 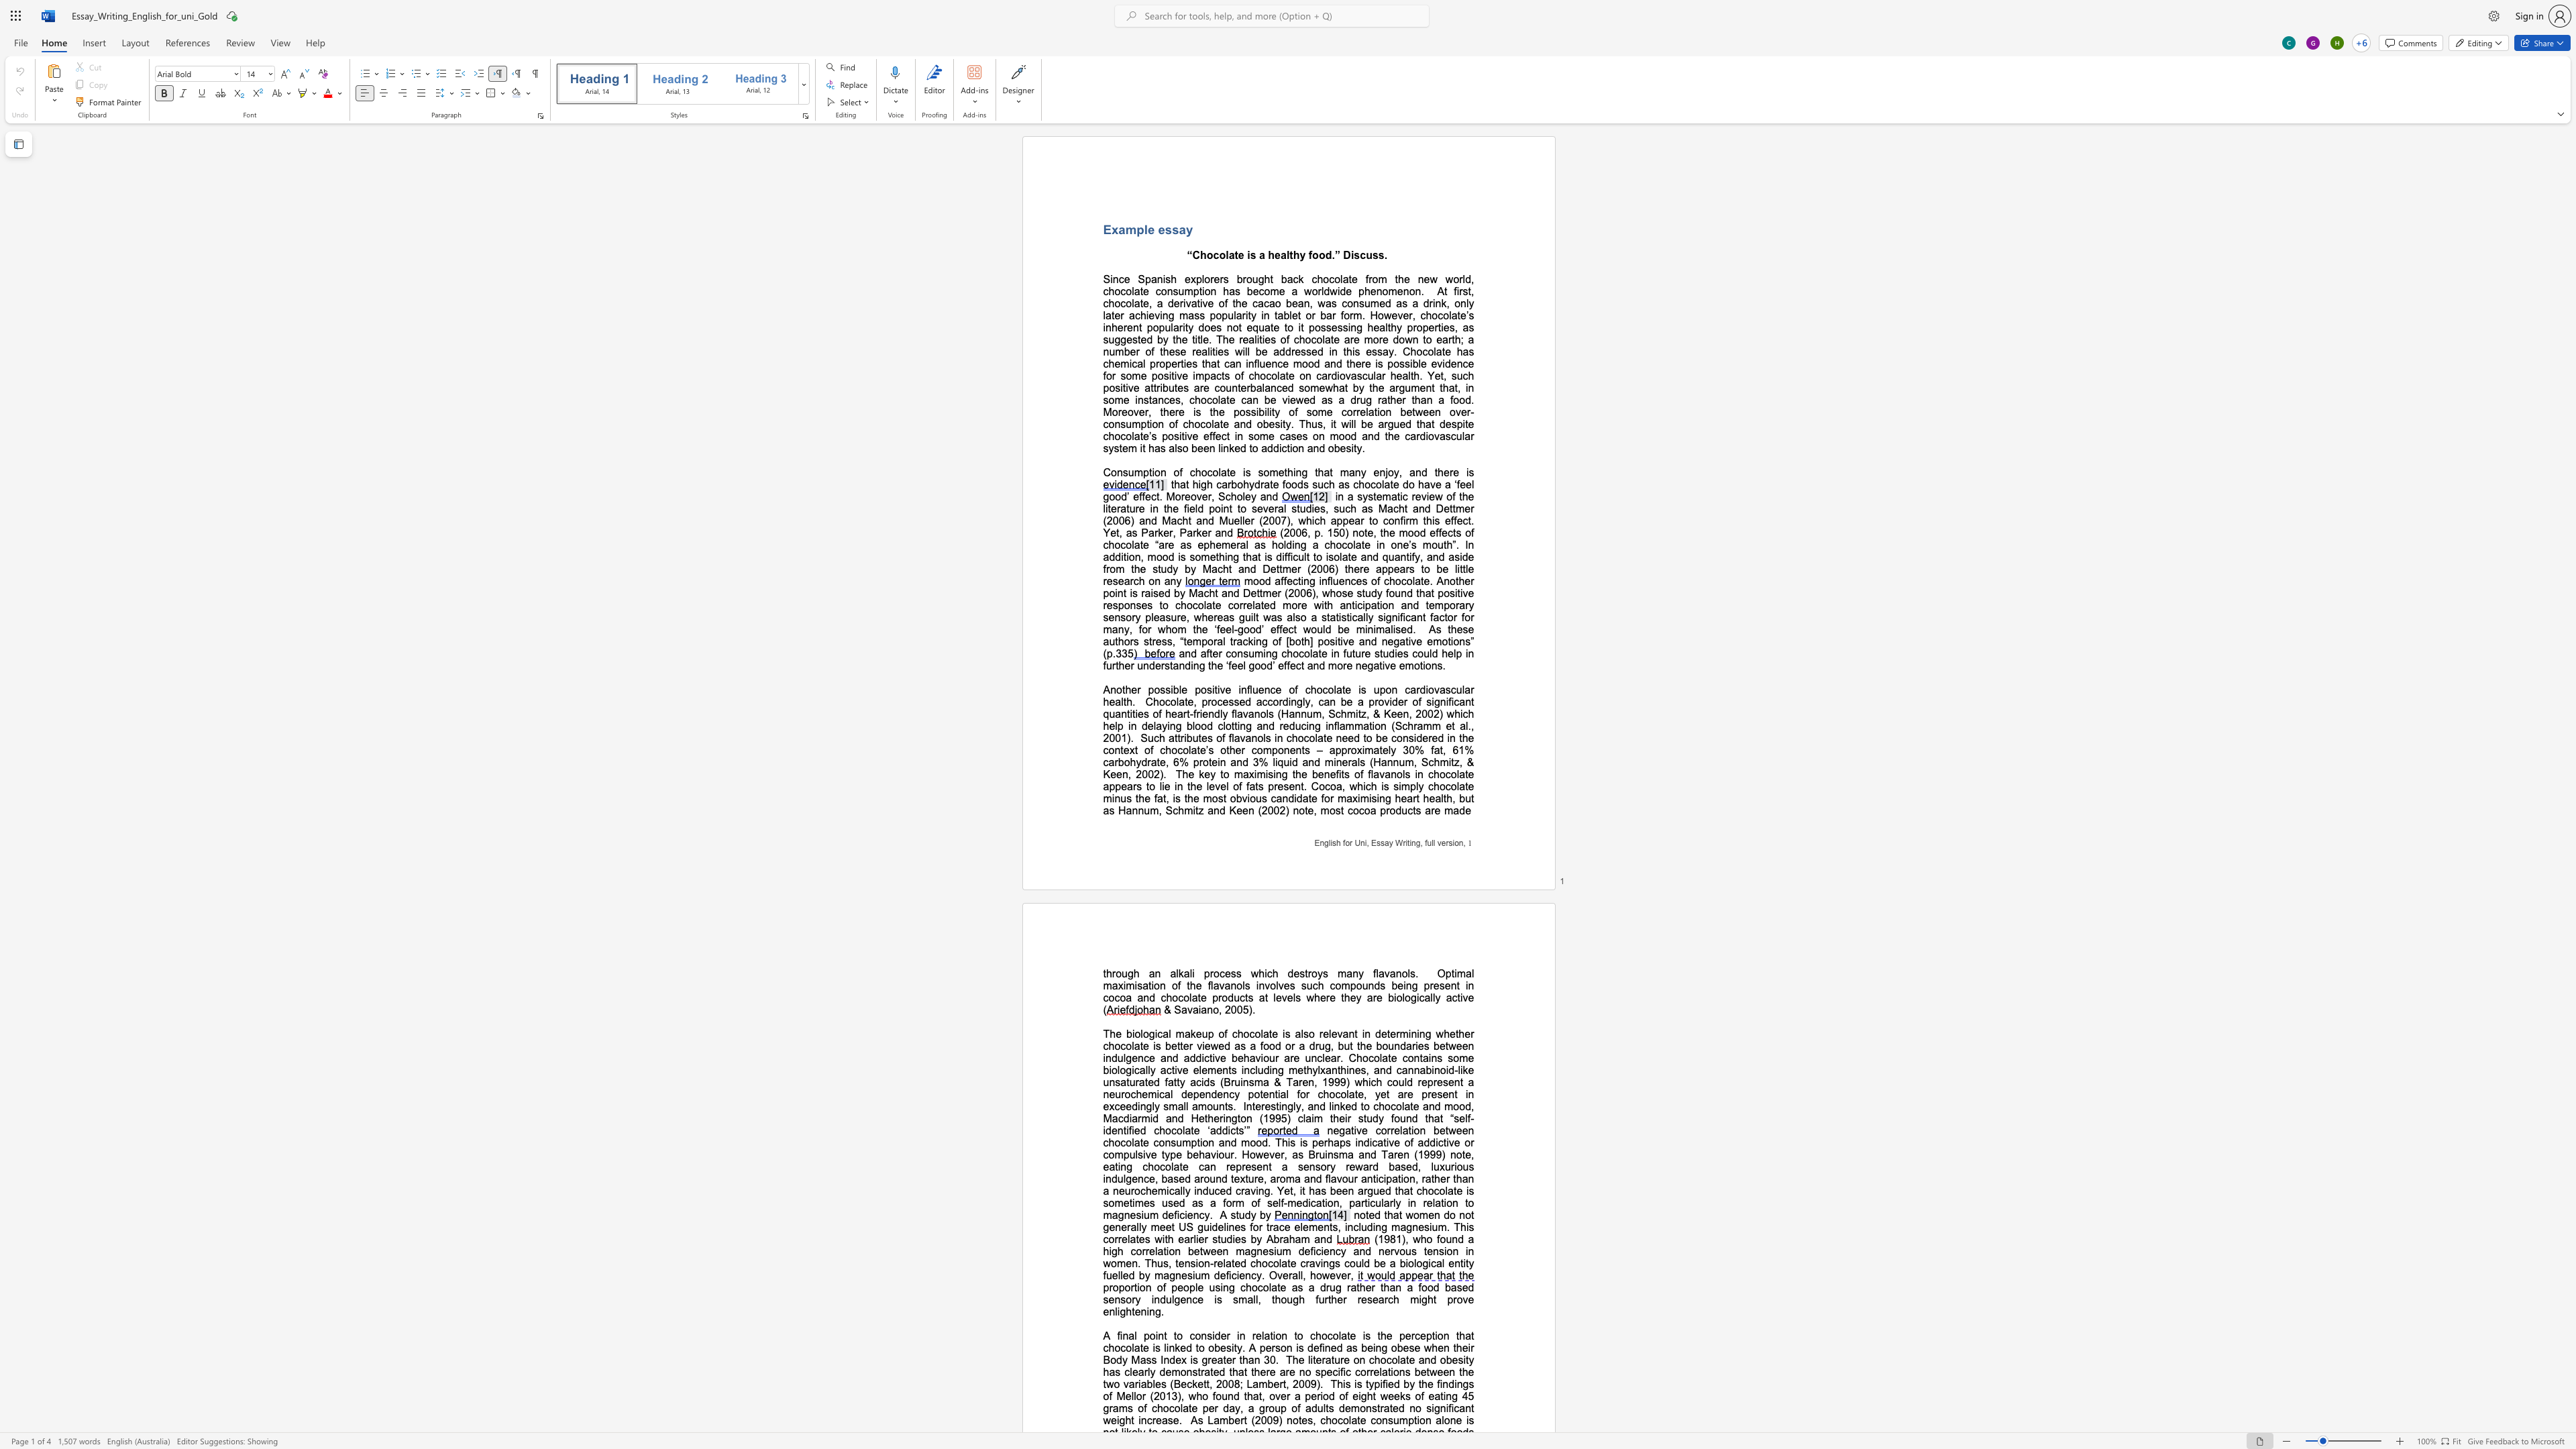 I want to click on the space between the continuous character "l" and "a" in the text, so click(x=1228, y=255).